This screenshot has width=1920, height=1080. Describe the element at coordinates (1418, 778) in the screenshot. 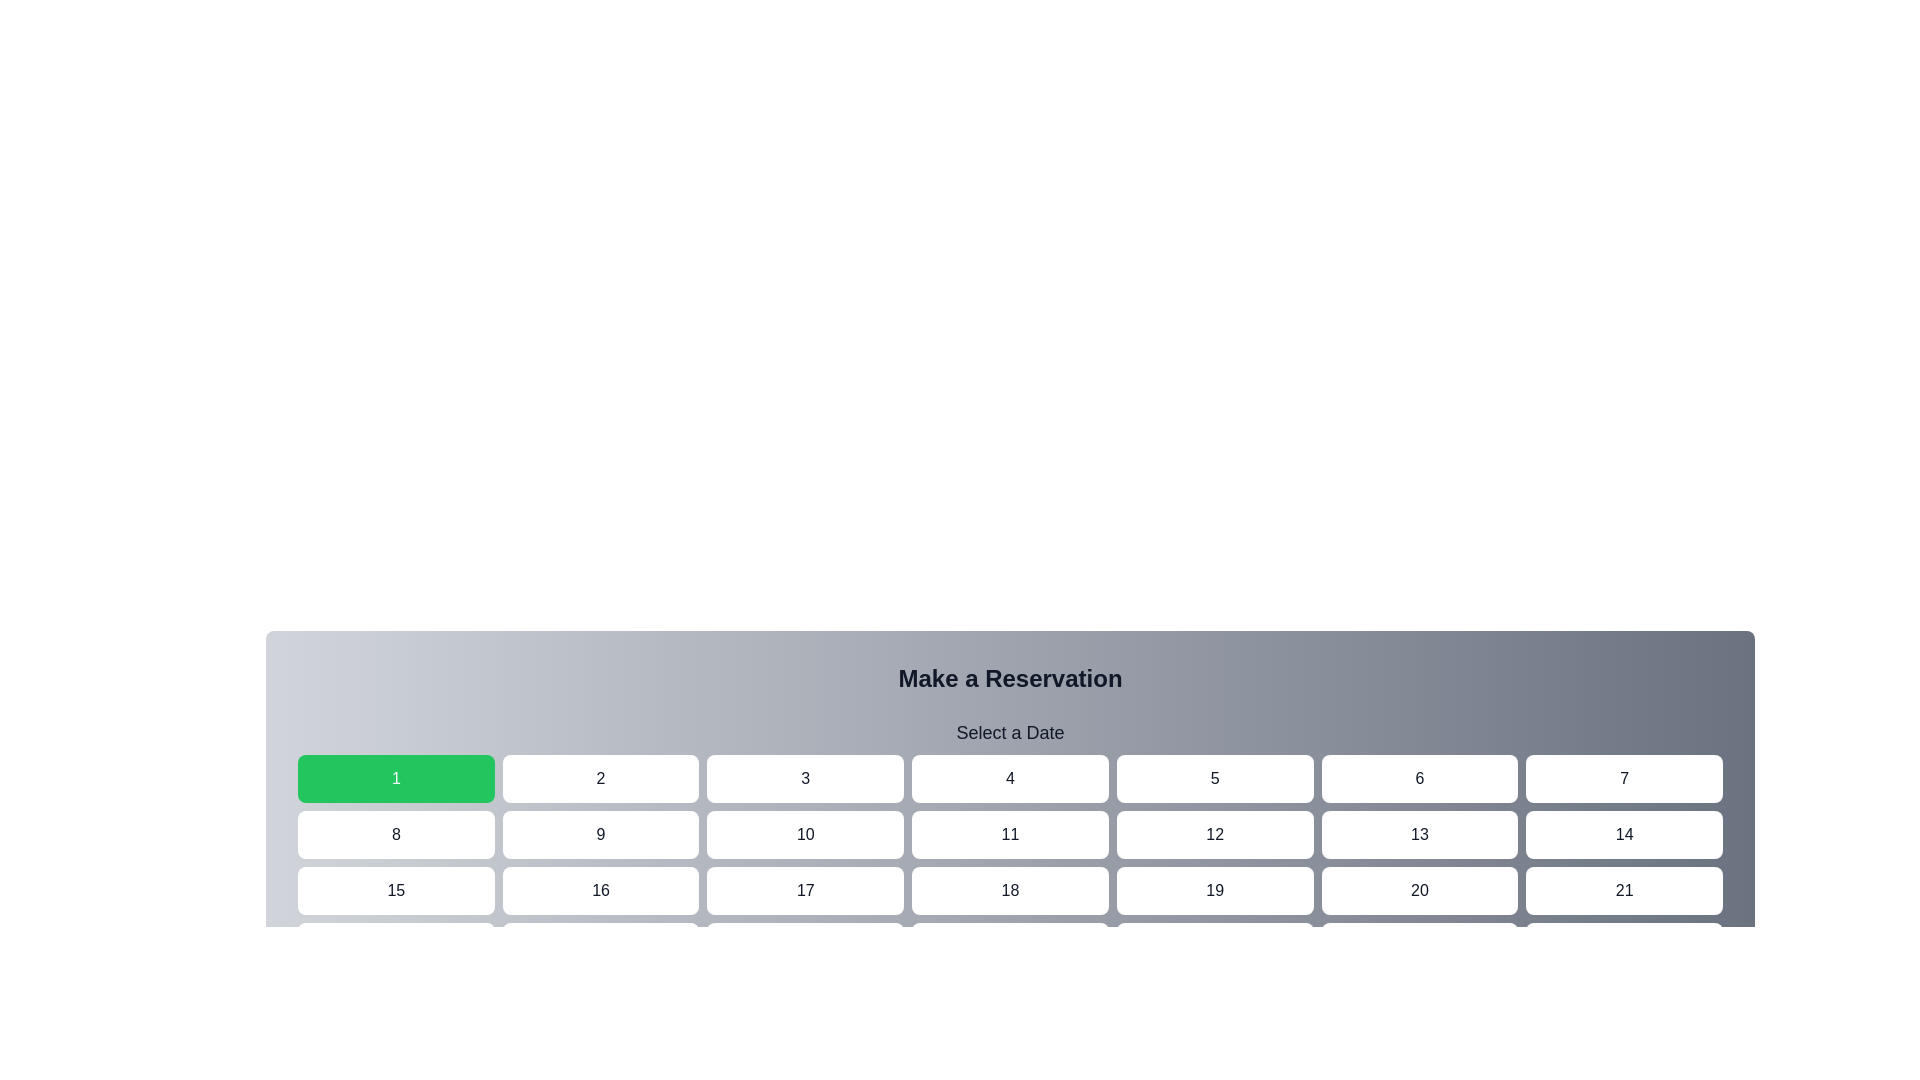

I see `the button representing the date '6' in the date picker interface` at that location.